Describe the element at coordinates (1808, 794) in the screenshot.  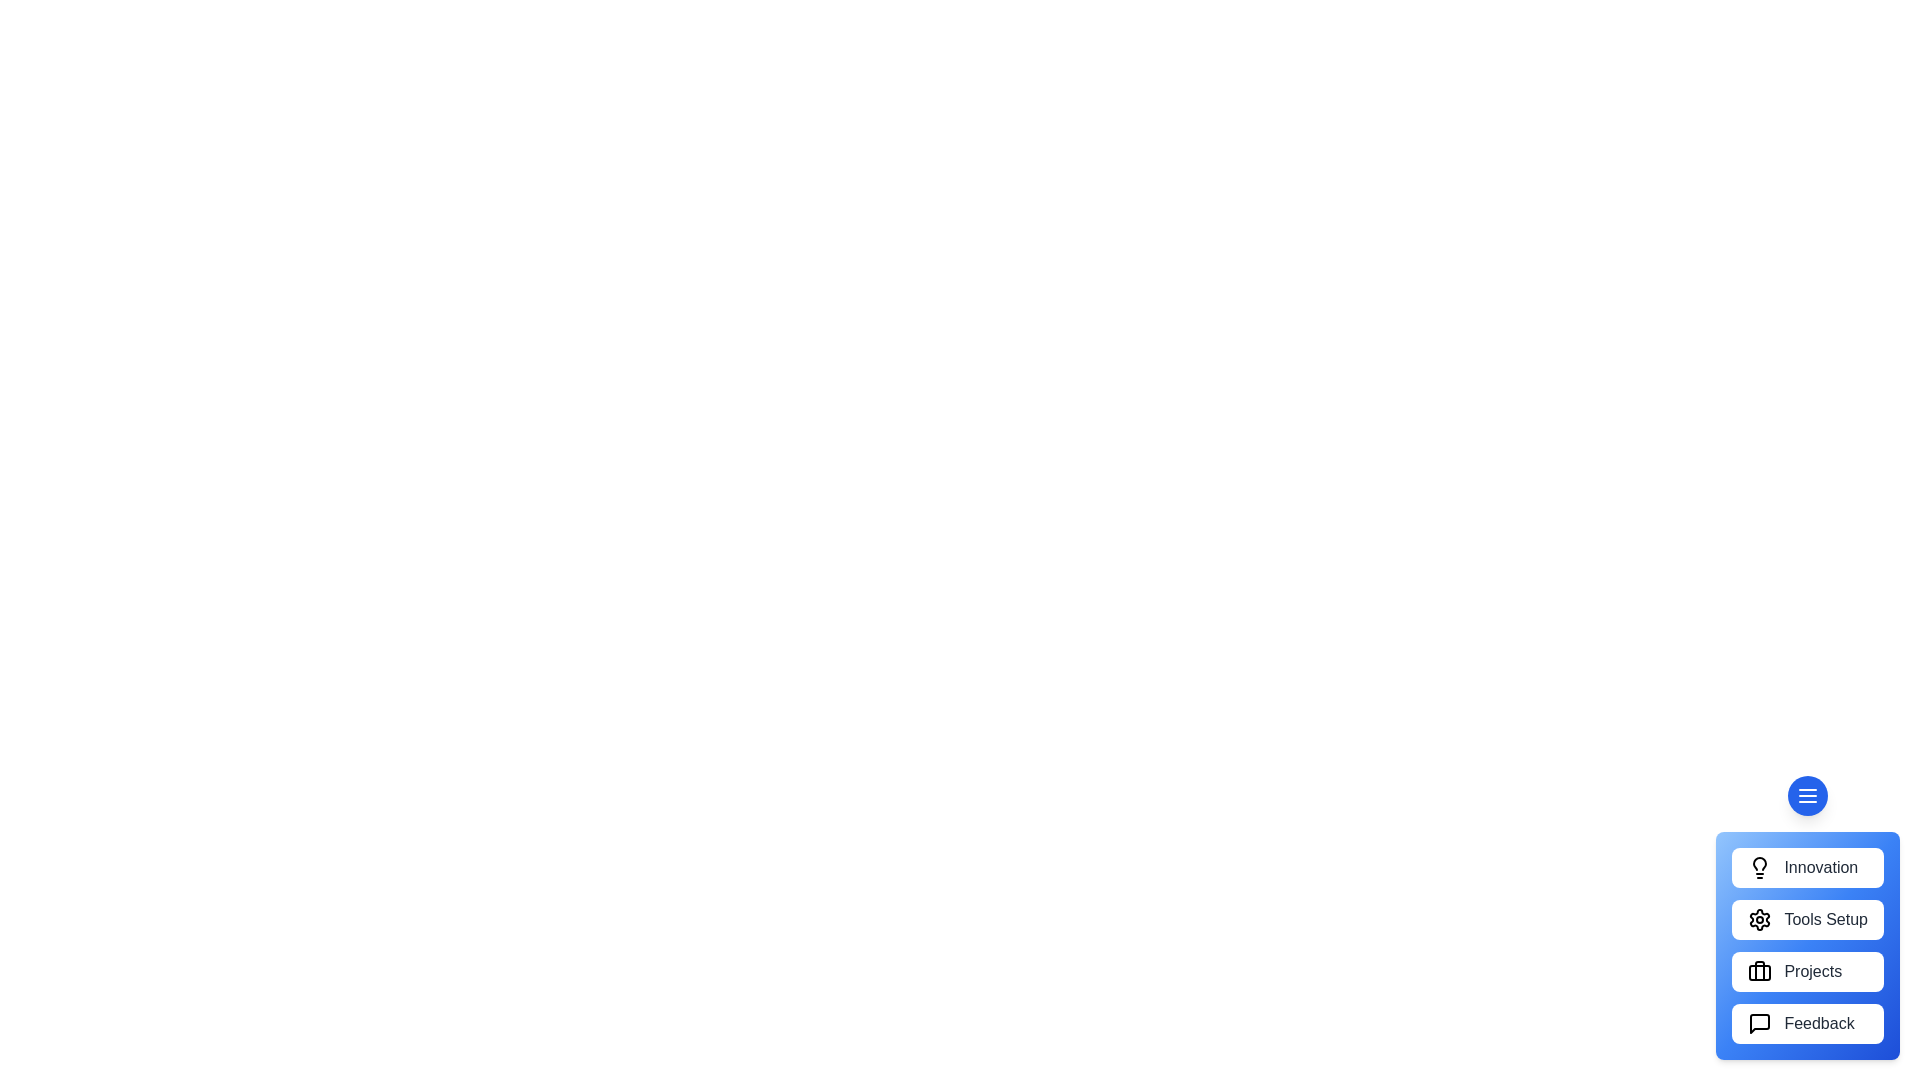
I see `toggle button to change the menu's state` at that location.